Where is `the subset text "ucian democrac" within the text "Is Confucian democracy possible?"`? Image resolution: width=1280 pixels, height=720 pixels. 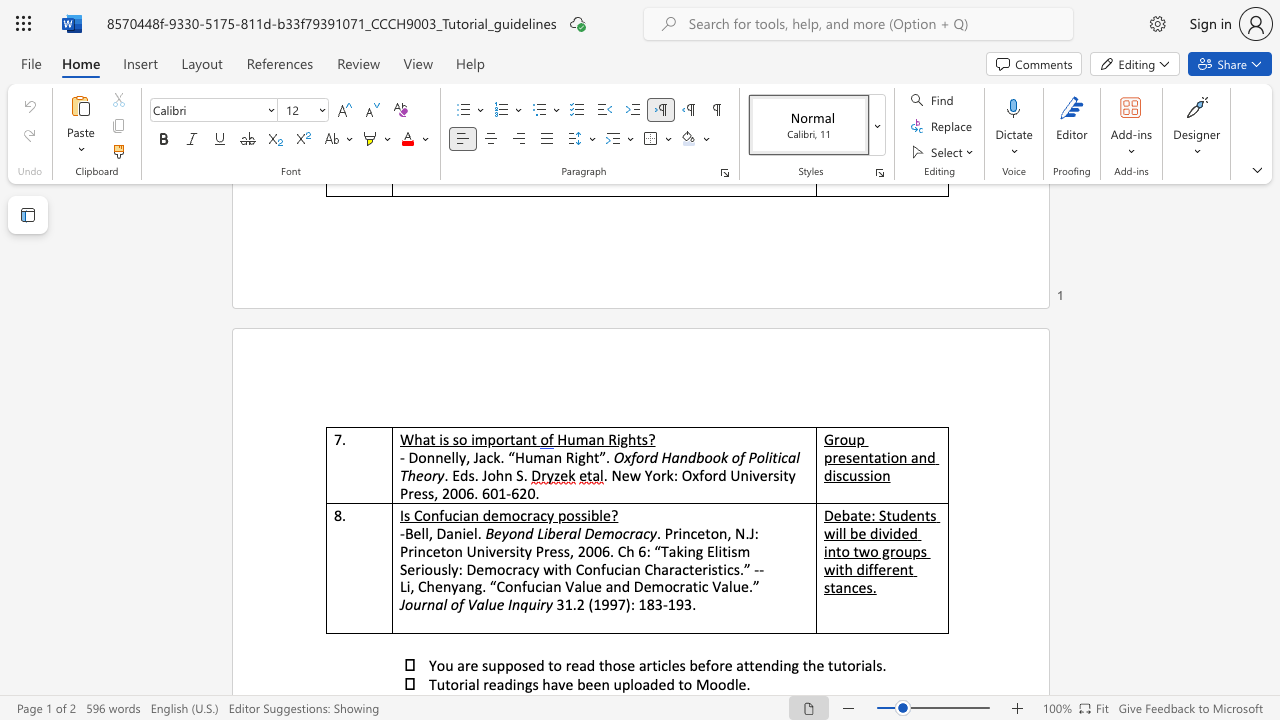
the subset text "ucian democrac" within the text "Is Confucian democracy possible?" is located at coordinates (443, 514).